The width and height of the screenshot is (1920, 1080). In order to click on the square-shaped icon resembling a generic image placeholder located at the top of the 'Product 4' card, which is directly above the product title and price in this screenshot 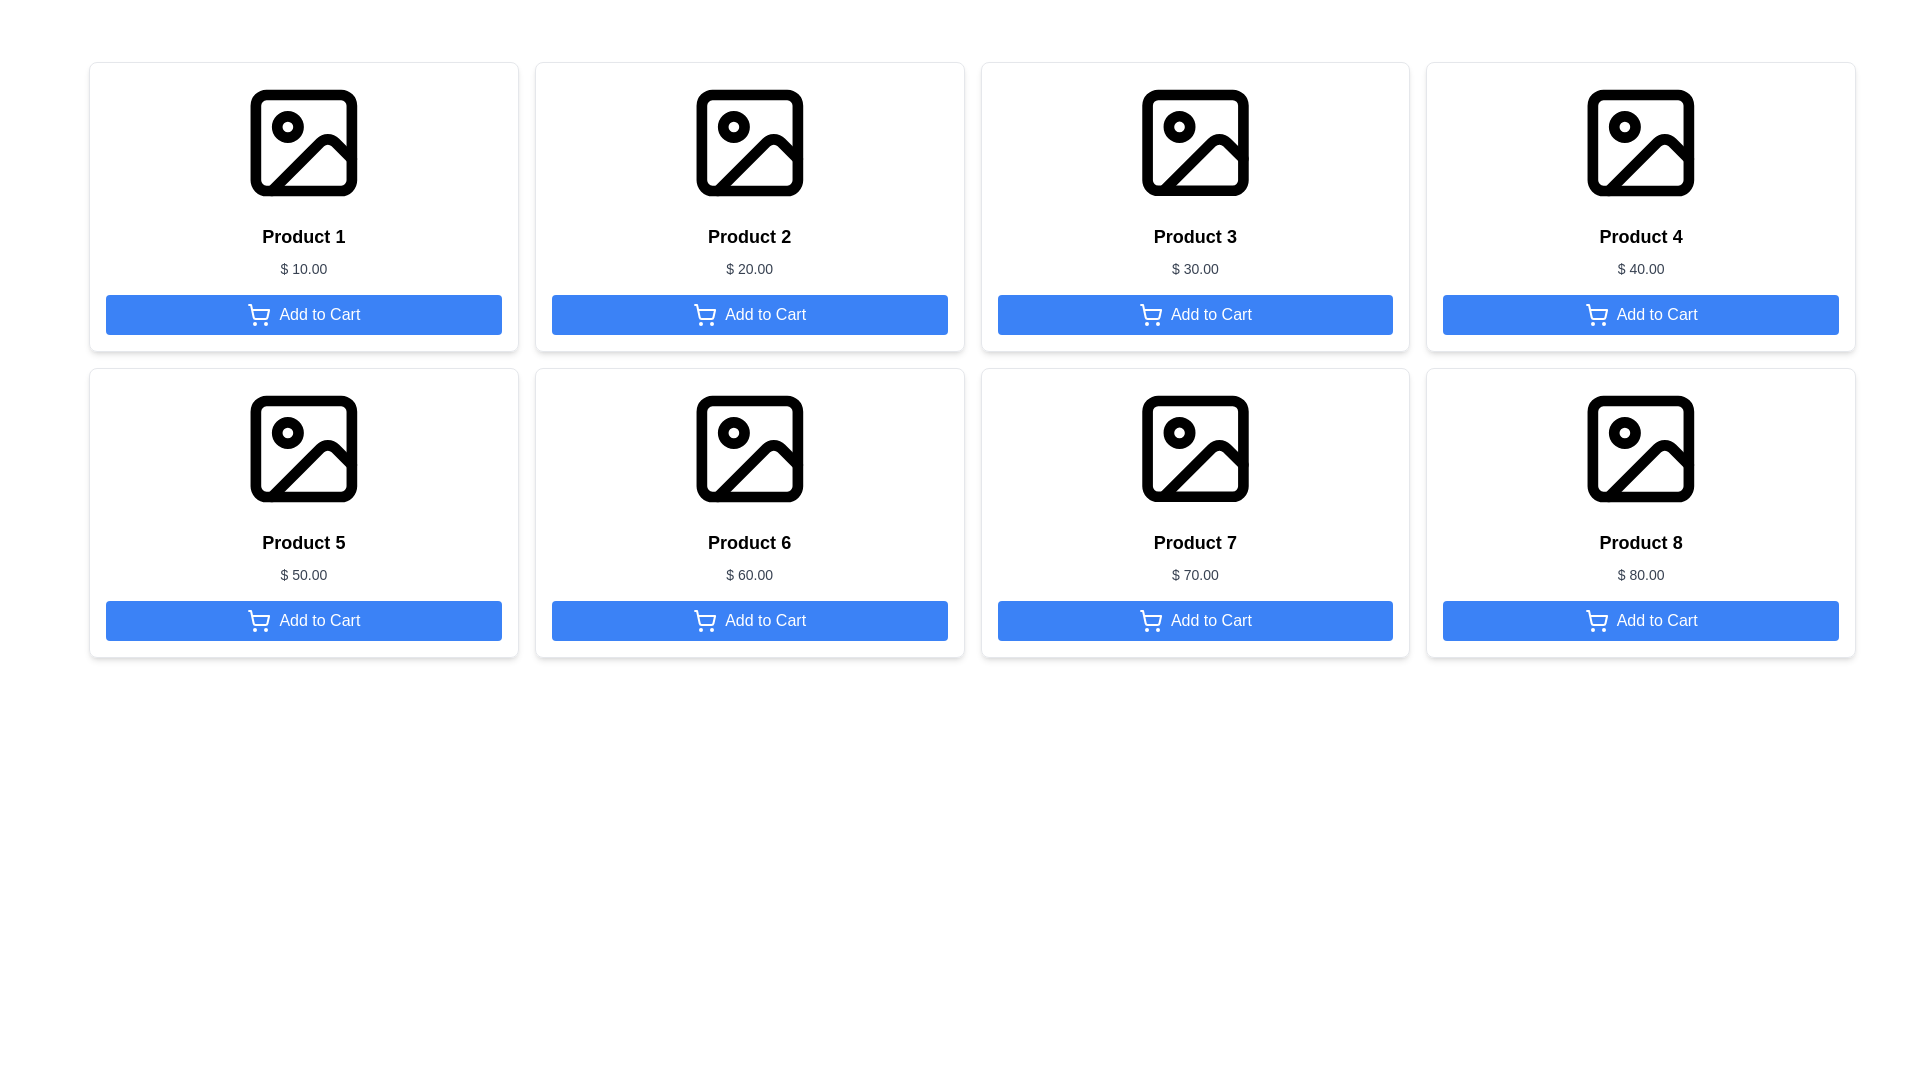, I will do `click(1641, 141)`.